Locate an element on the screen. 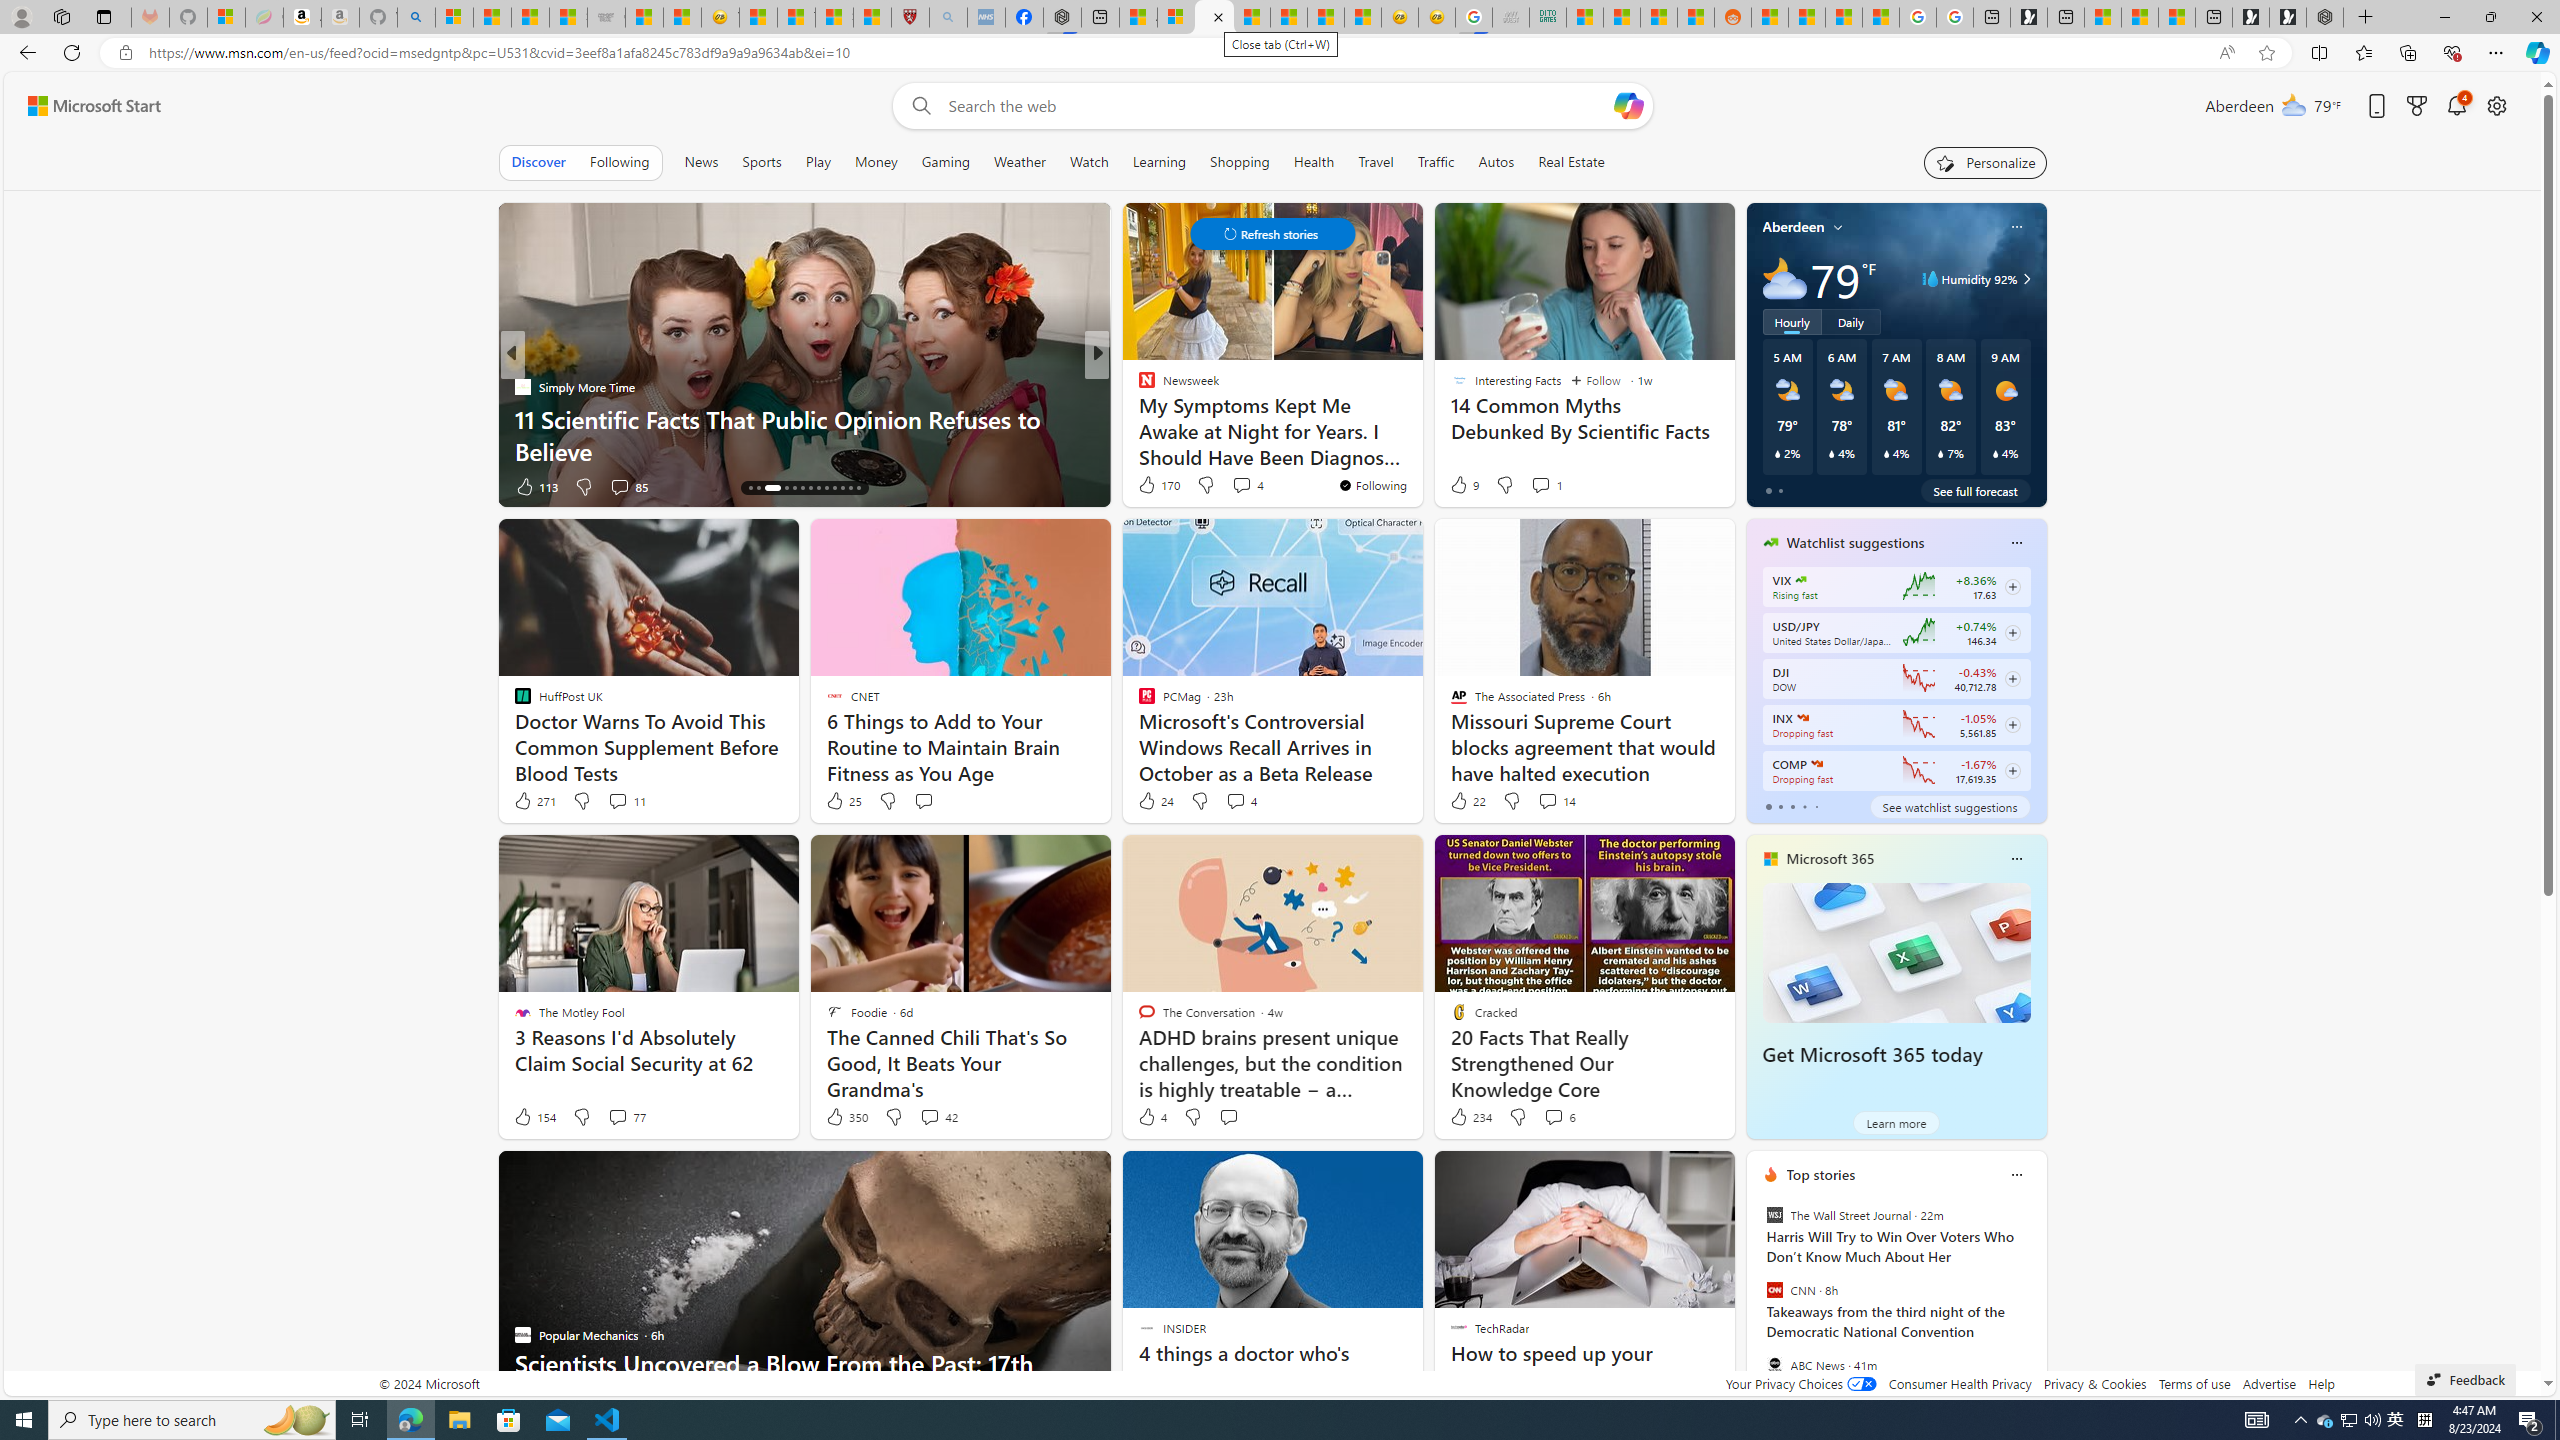  'View comments 85 Comment' is located at coordinates (627, 486).